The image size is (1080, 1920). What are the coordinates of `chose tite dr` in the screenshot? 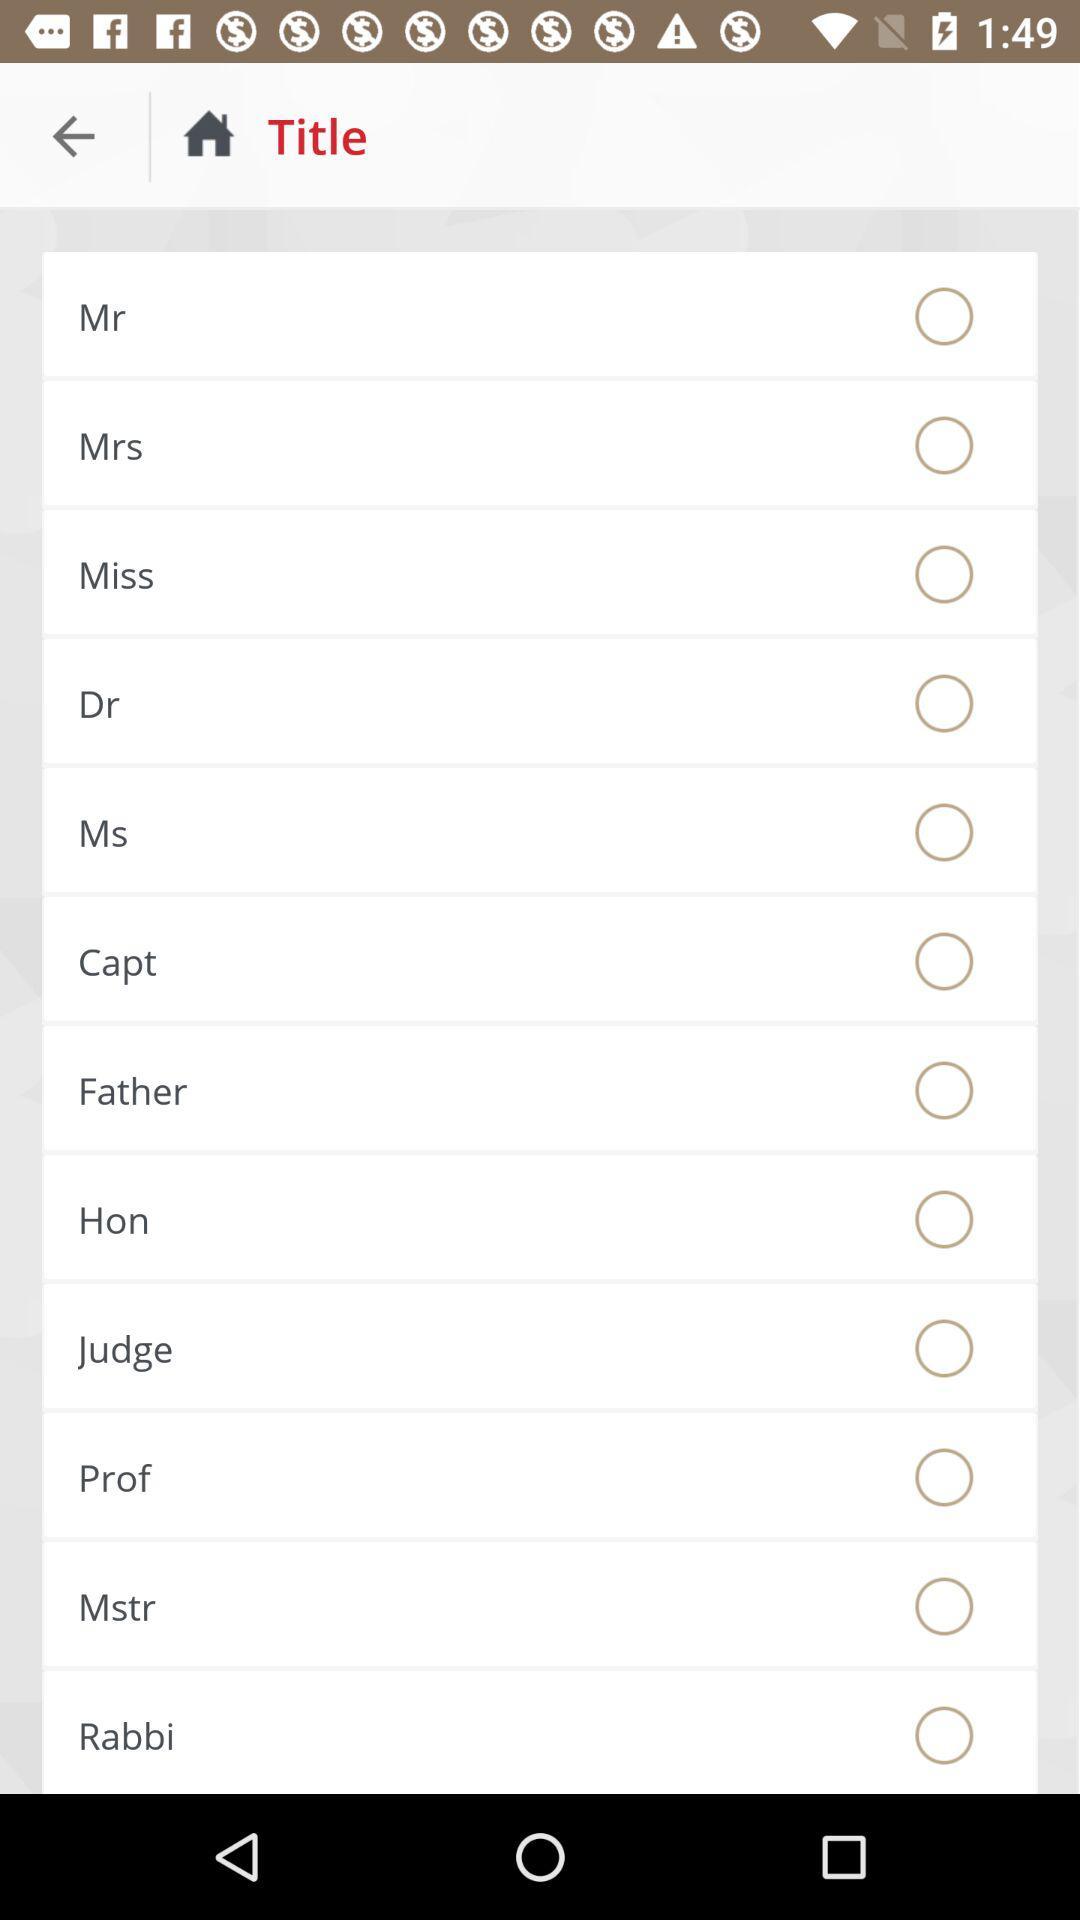 It's located at (944, 703).